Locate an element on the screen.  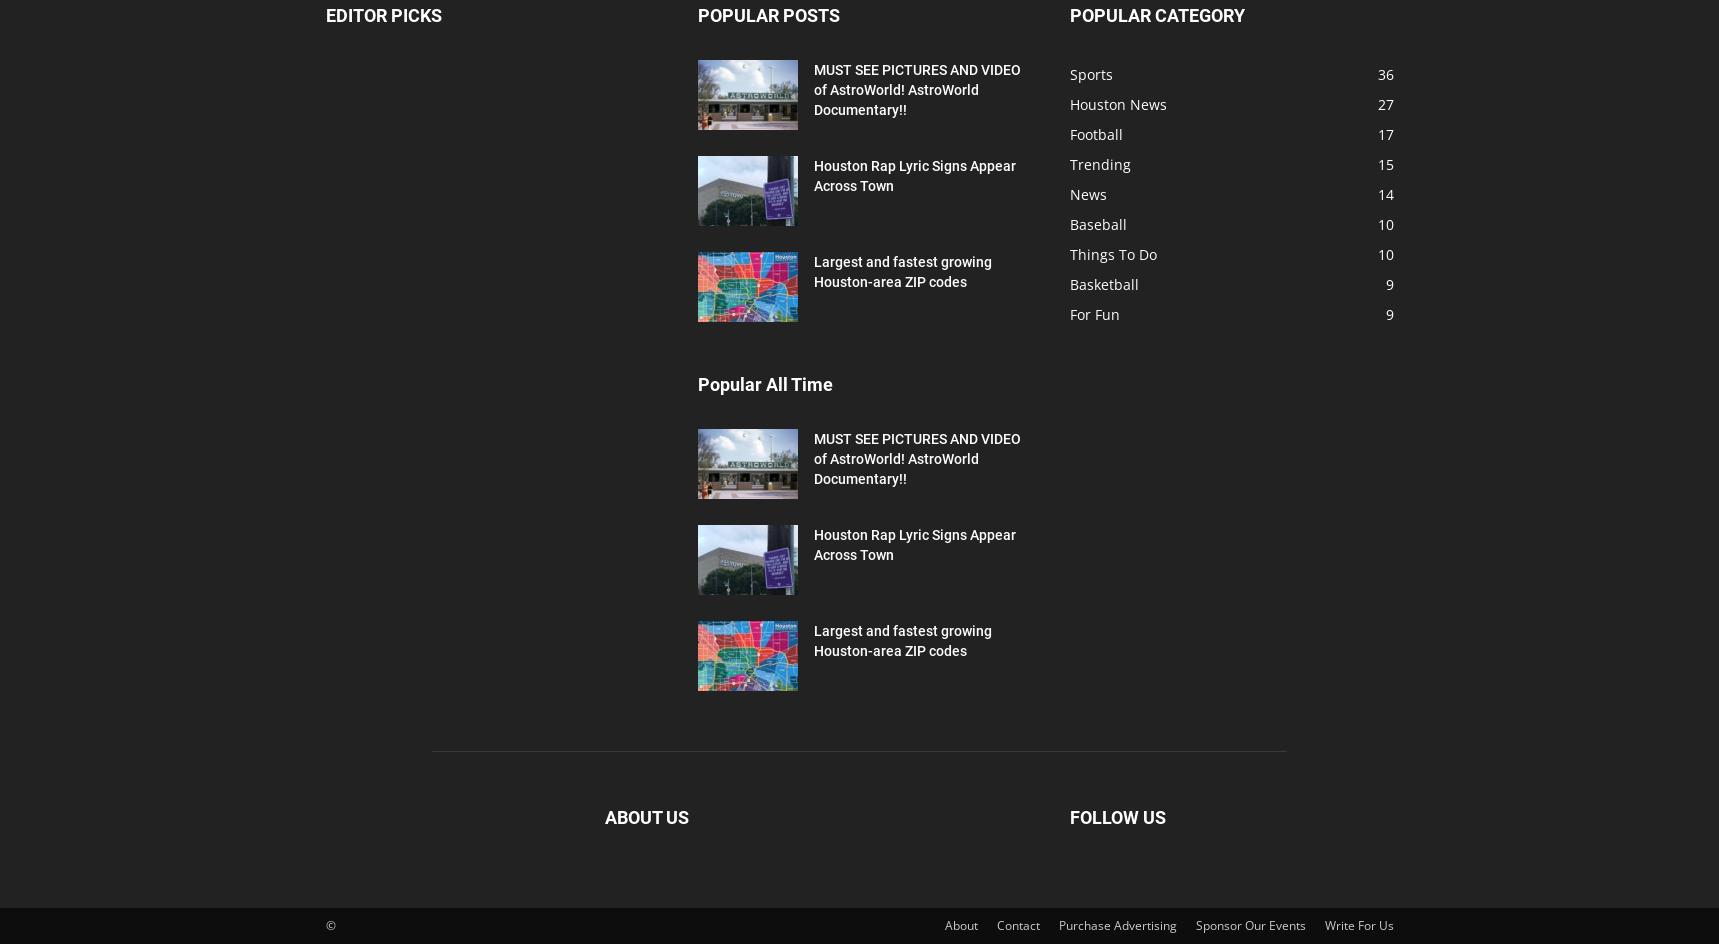
'Trending' is located at coordinates (1098, 164).